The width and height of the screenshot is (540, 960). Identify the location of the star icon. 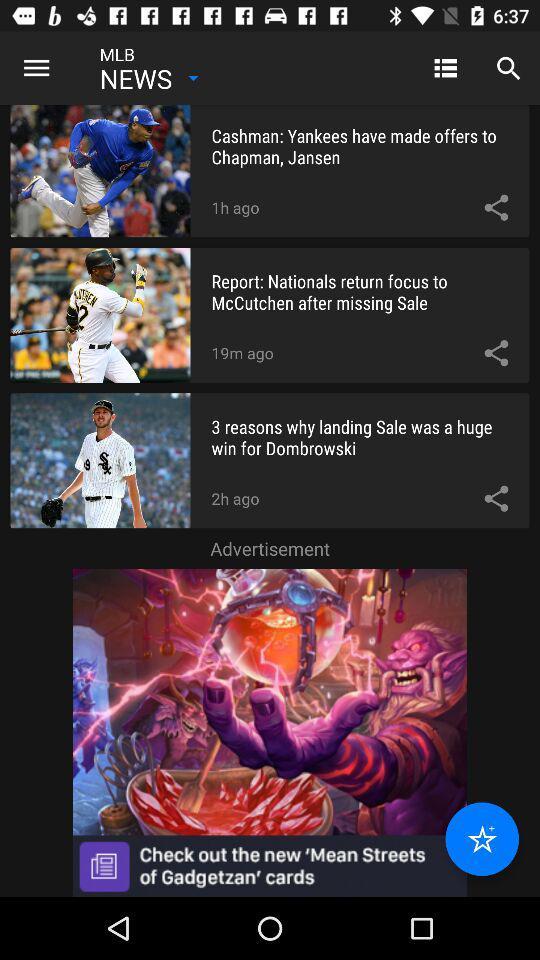
(481, 839).